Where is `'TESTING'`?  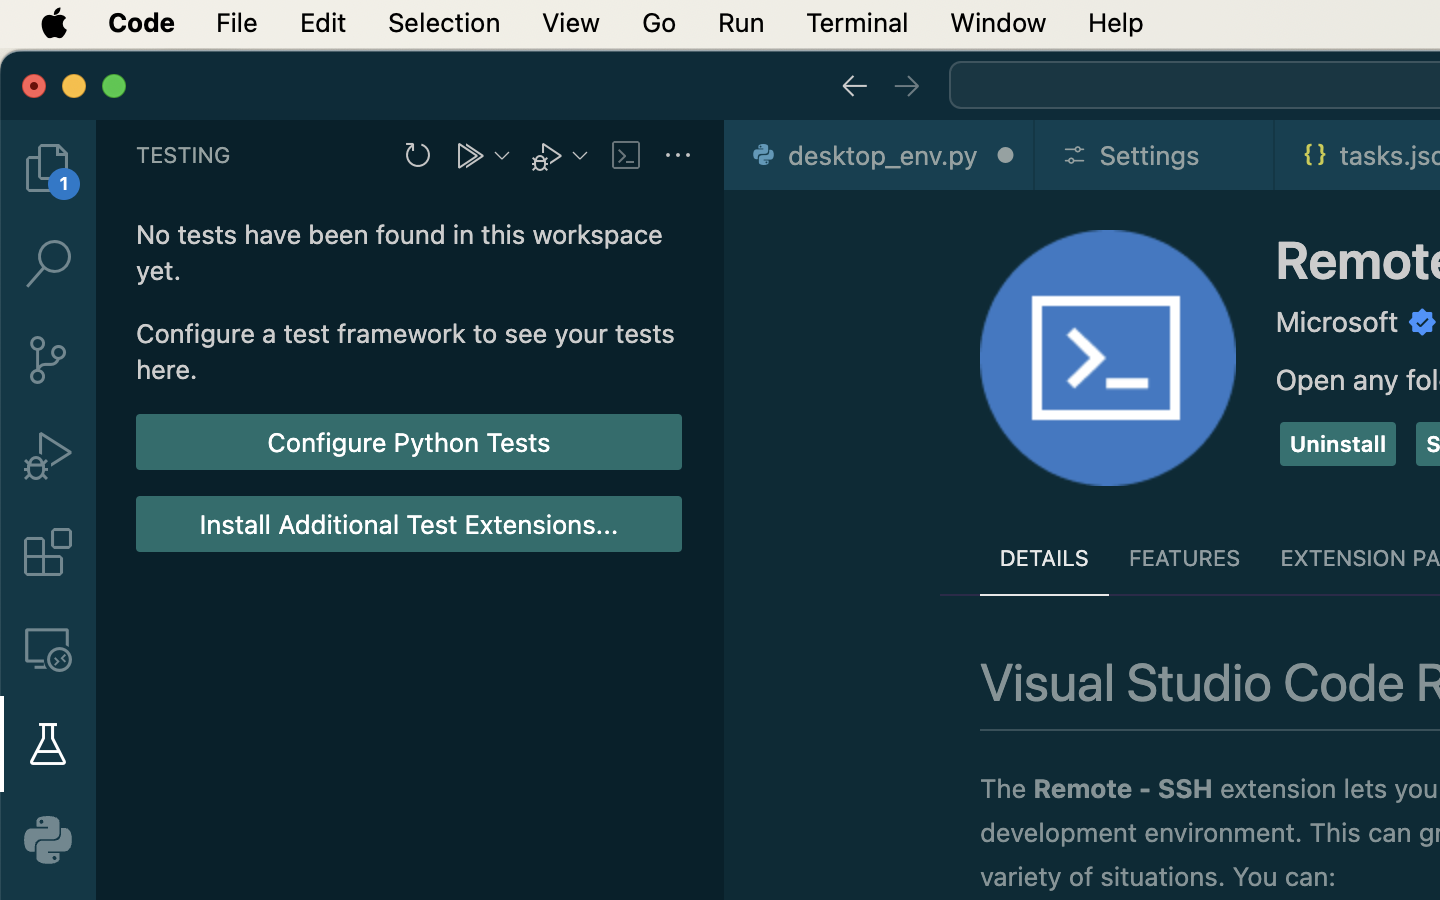 'TESTING' is located at coordinates (184, 154).